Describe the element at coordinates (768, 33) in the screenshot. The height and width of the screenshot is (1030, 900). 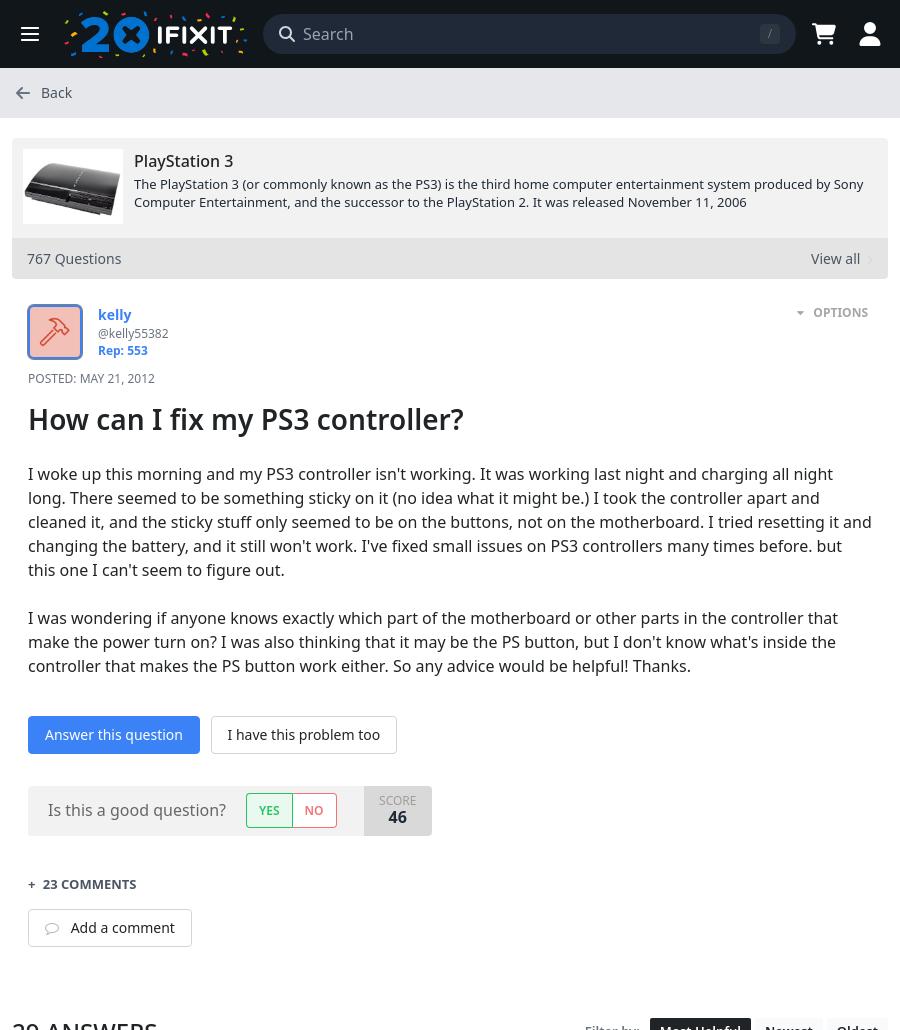
I see `'/'` at that location.